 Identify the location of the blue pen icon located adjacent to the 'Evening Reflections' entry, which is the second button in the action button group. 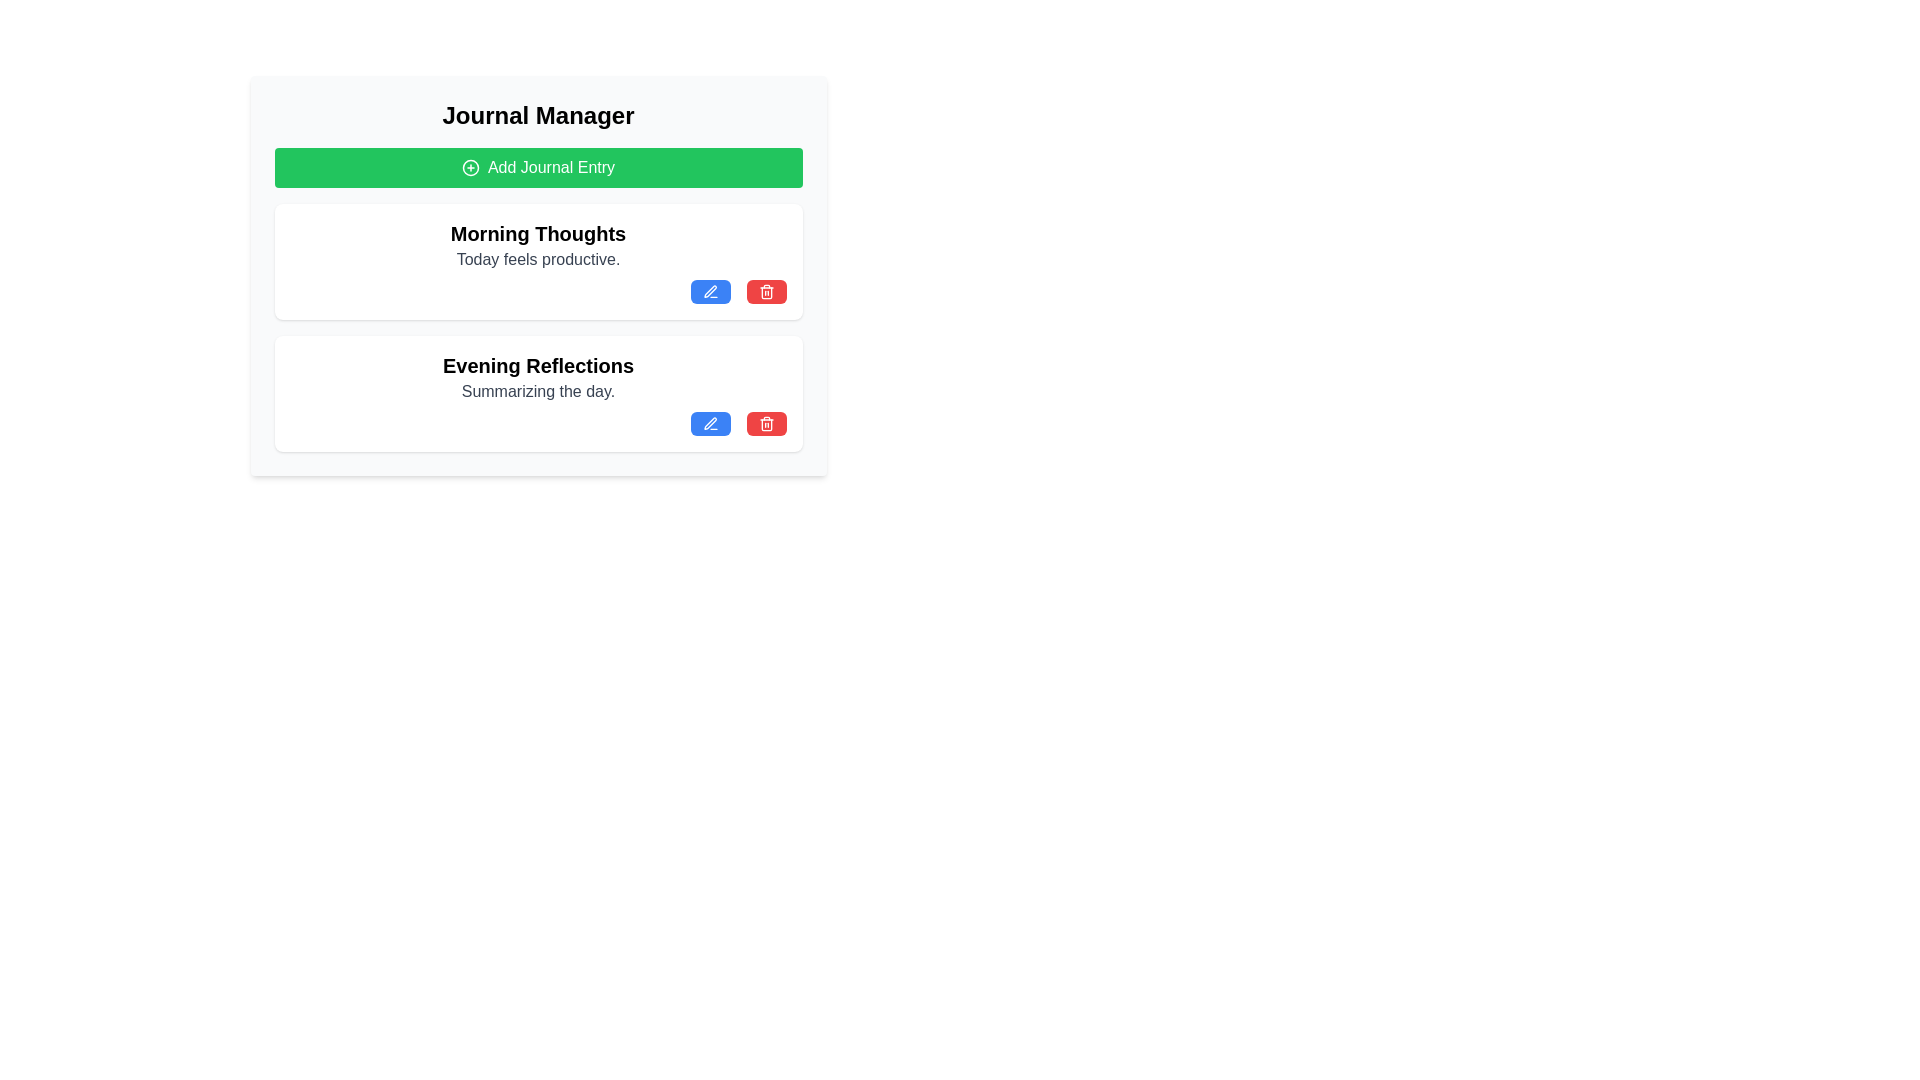
(710, 422).